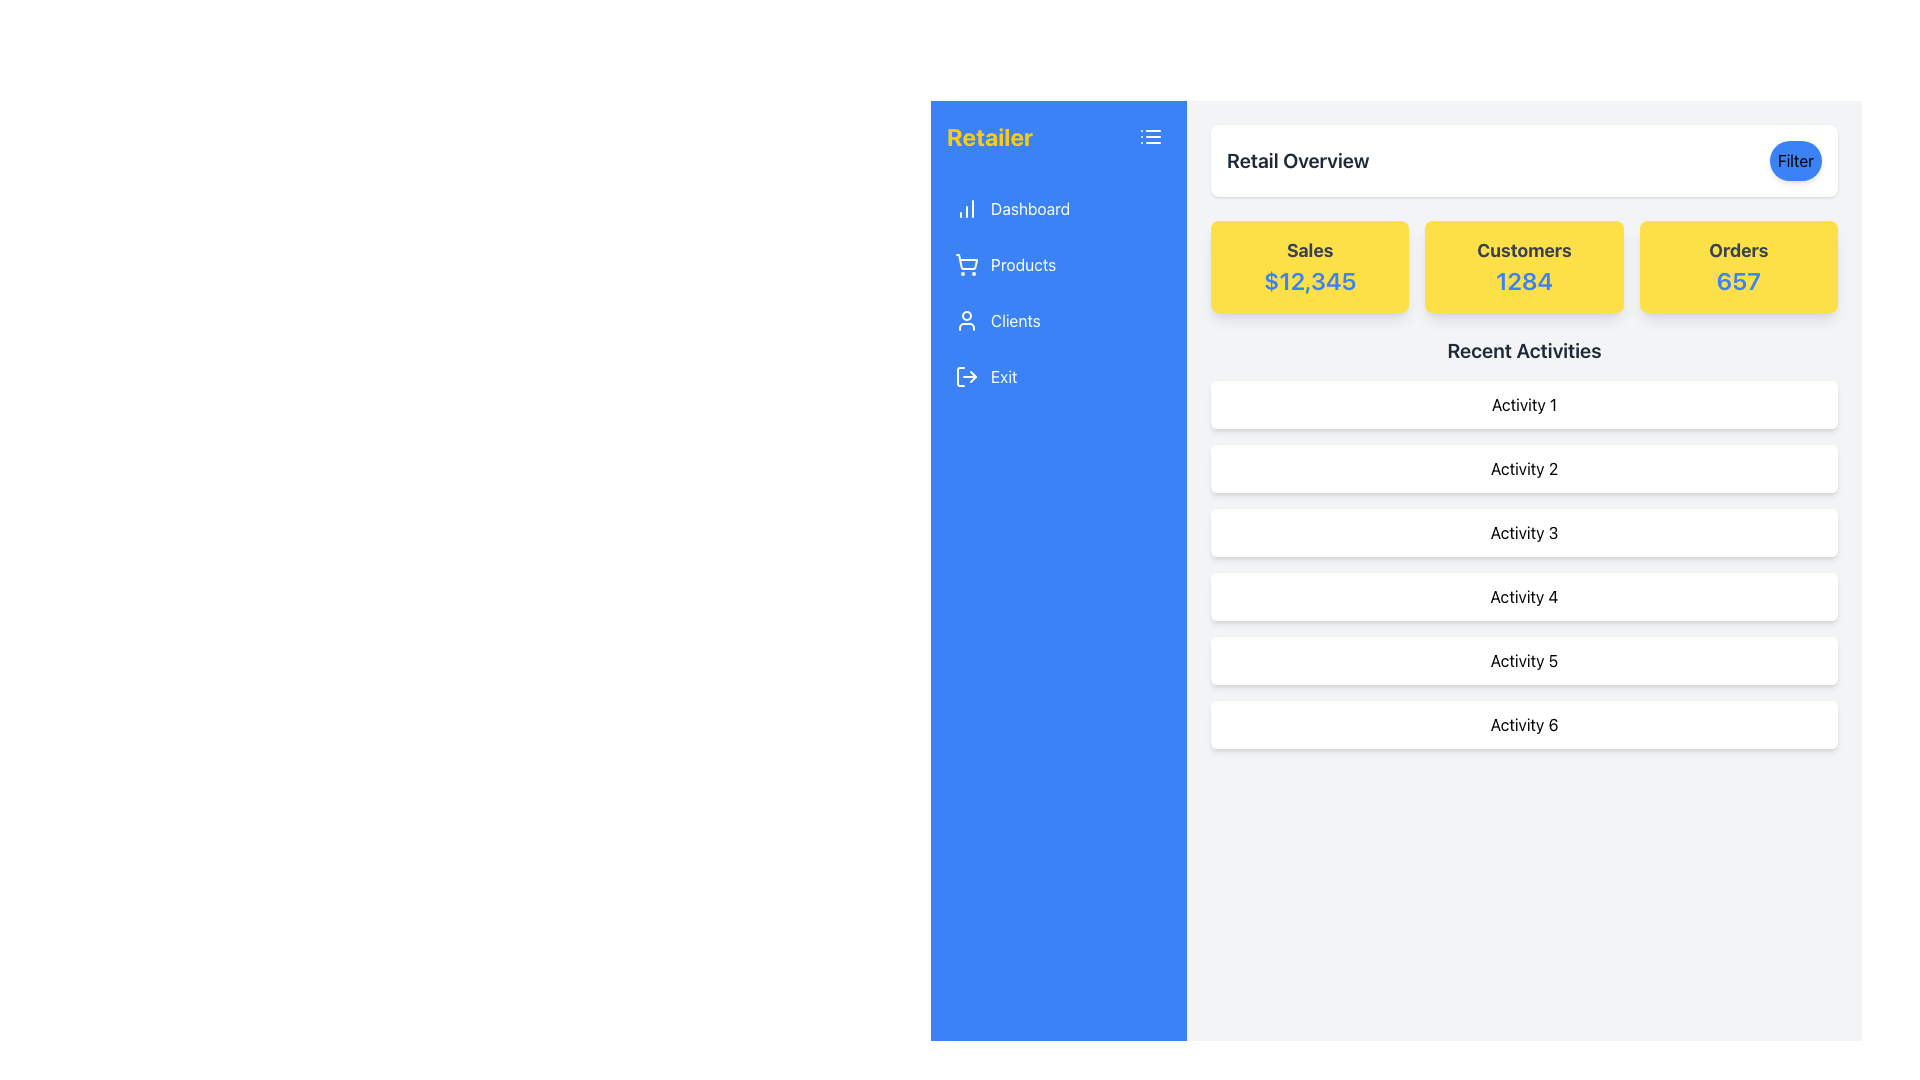 This screenshot has height=1080, width=1920. What do you see at coordinates (1151, 136) in the screenshot?
I see `the small rectangular button with a 'list'-style icon located in the upper-right corner of the blue sidebar` at bounding box center [1151, 136].